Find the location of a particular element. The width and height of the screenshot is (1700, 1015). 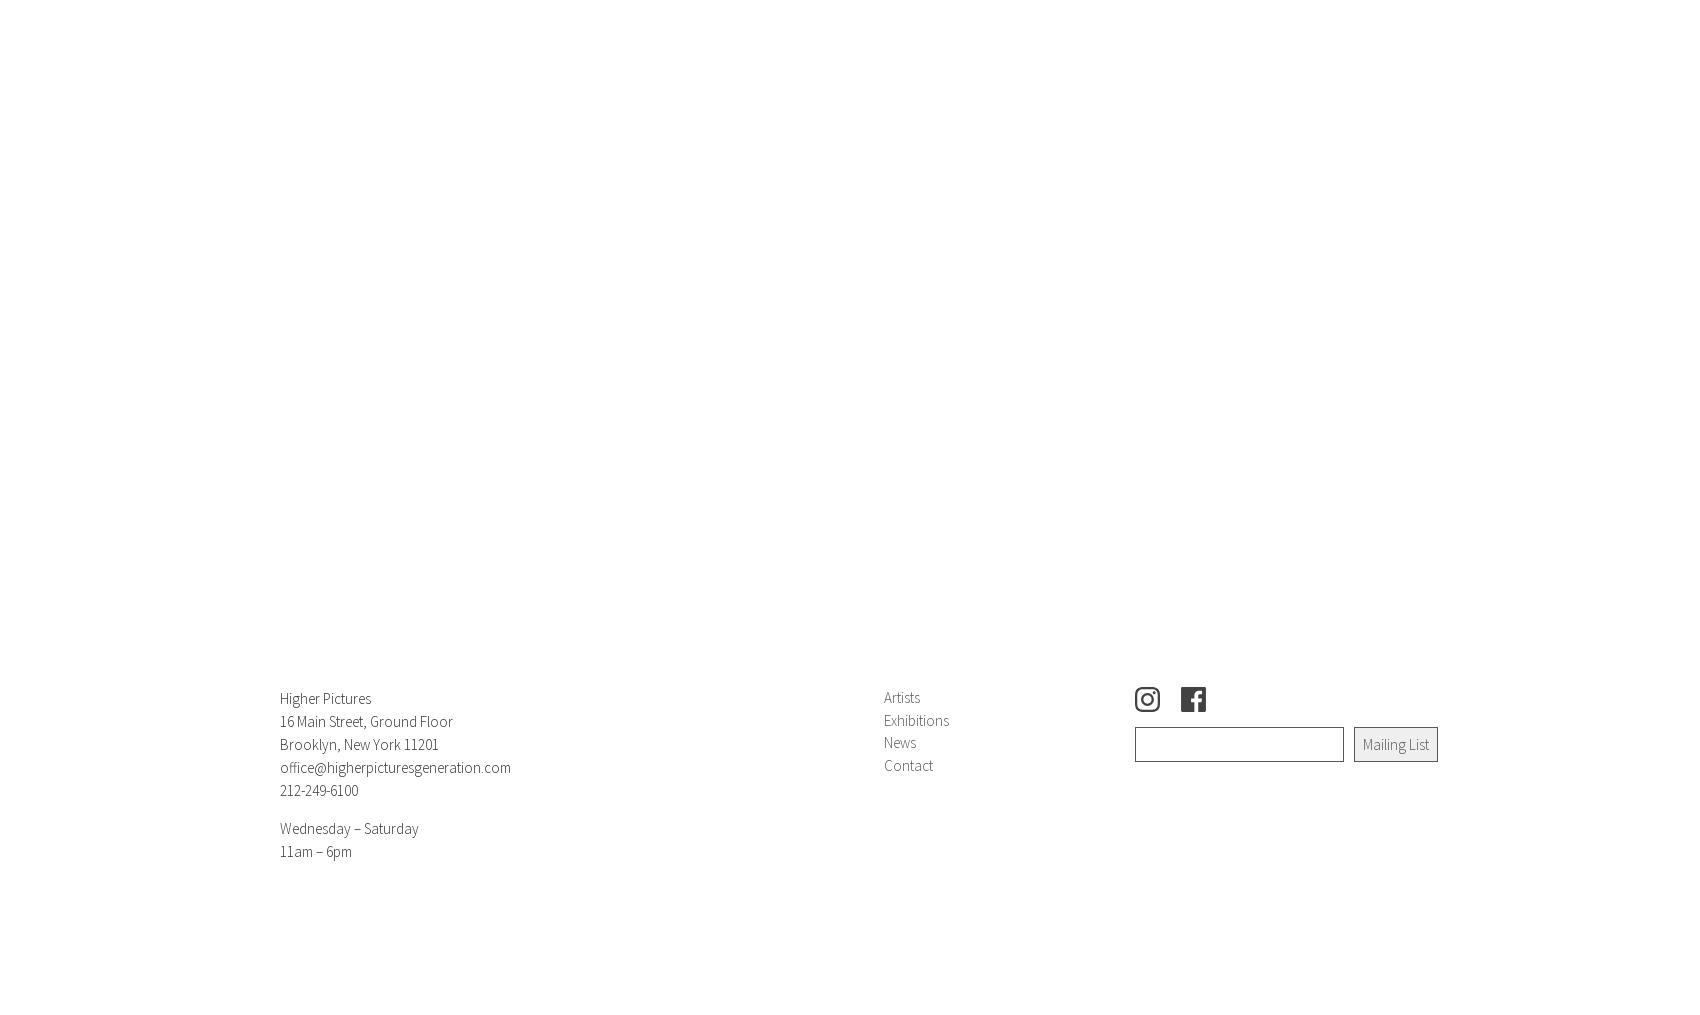

'11am – 6pm' is located at coordinates (316, 851).